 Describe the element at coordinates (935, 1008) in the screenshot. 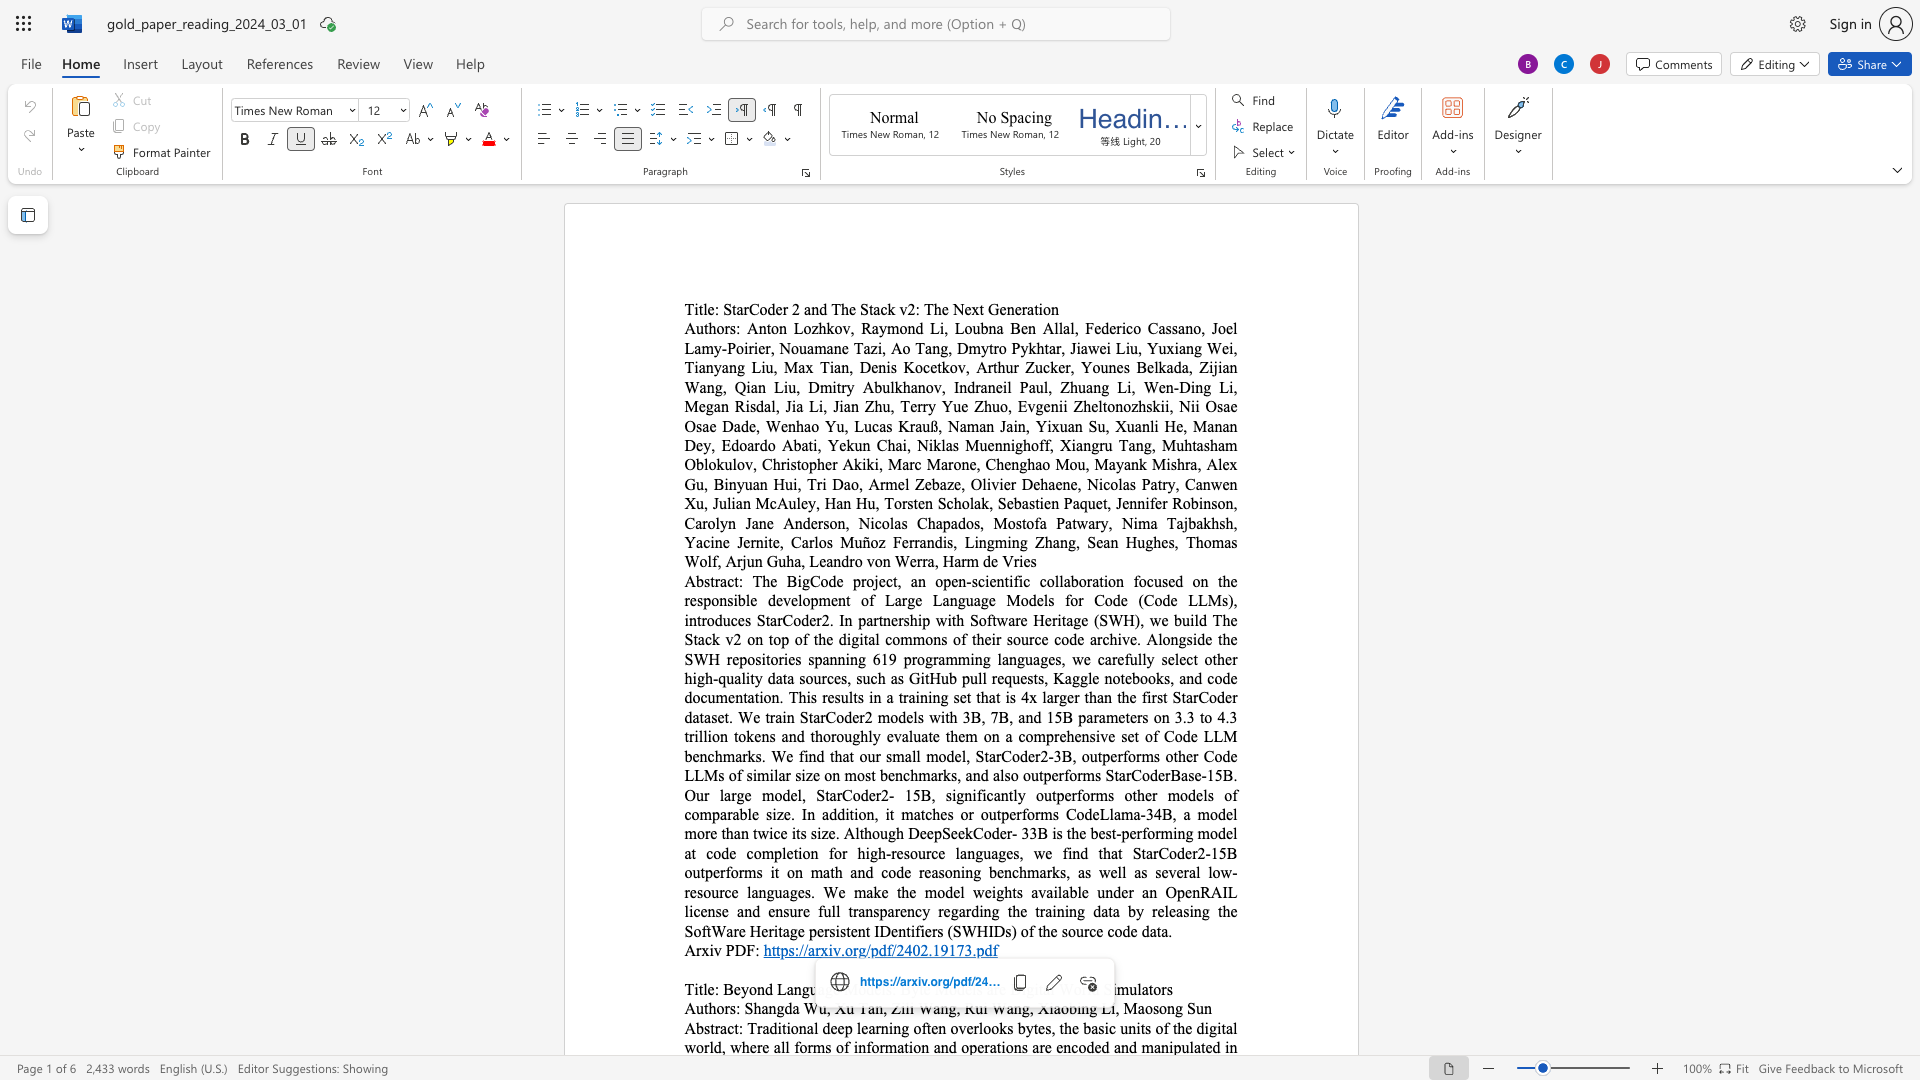

I see `the 1th character "a" in the text` at that location.